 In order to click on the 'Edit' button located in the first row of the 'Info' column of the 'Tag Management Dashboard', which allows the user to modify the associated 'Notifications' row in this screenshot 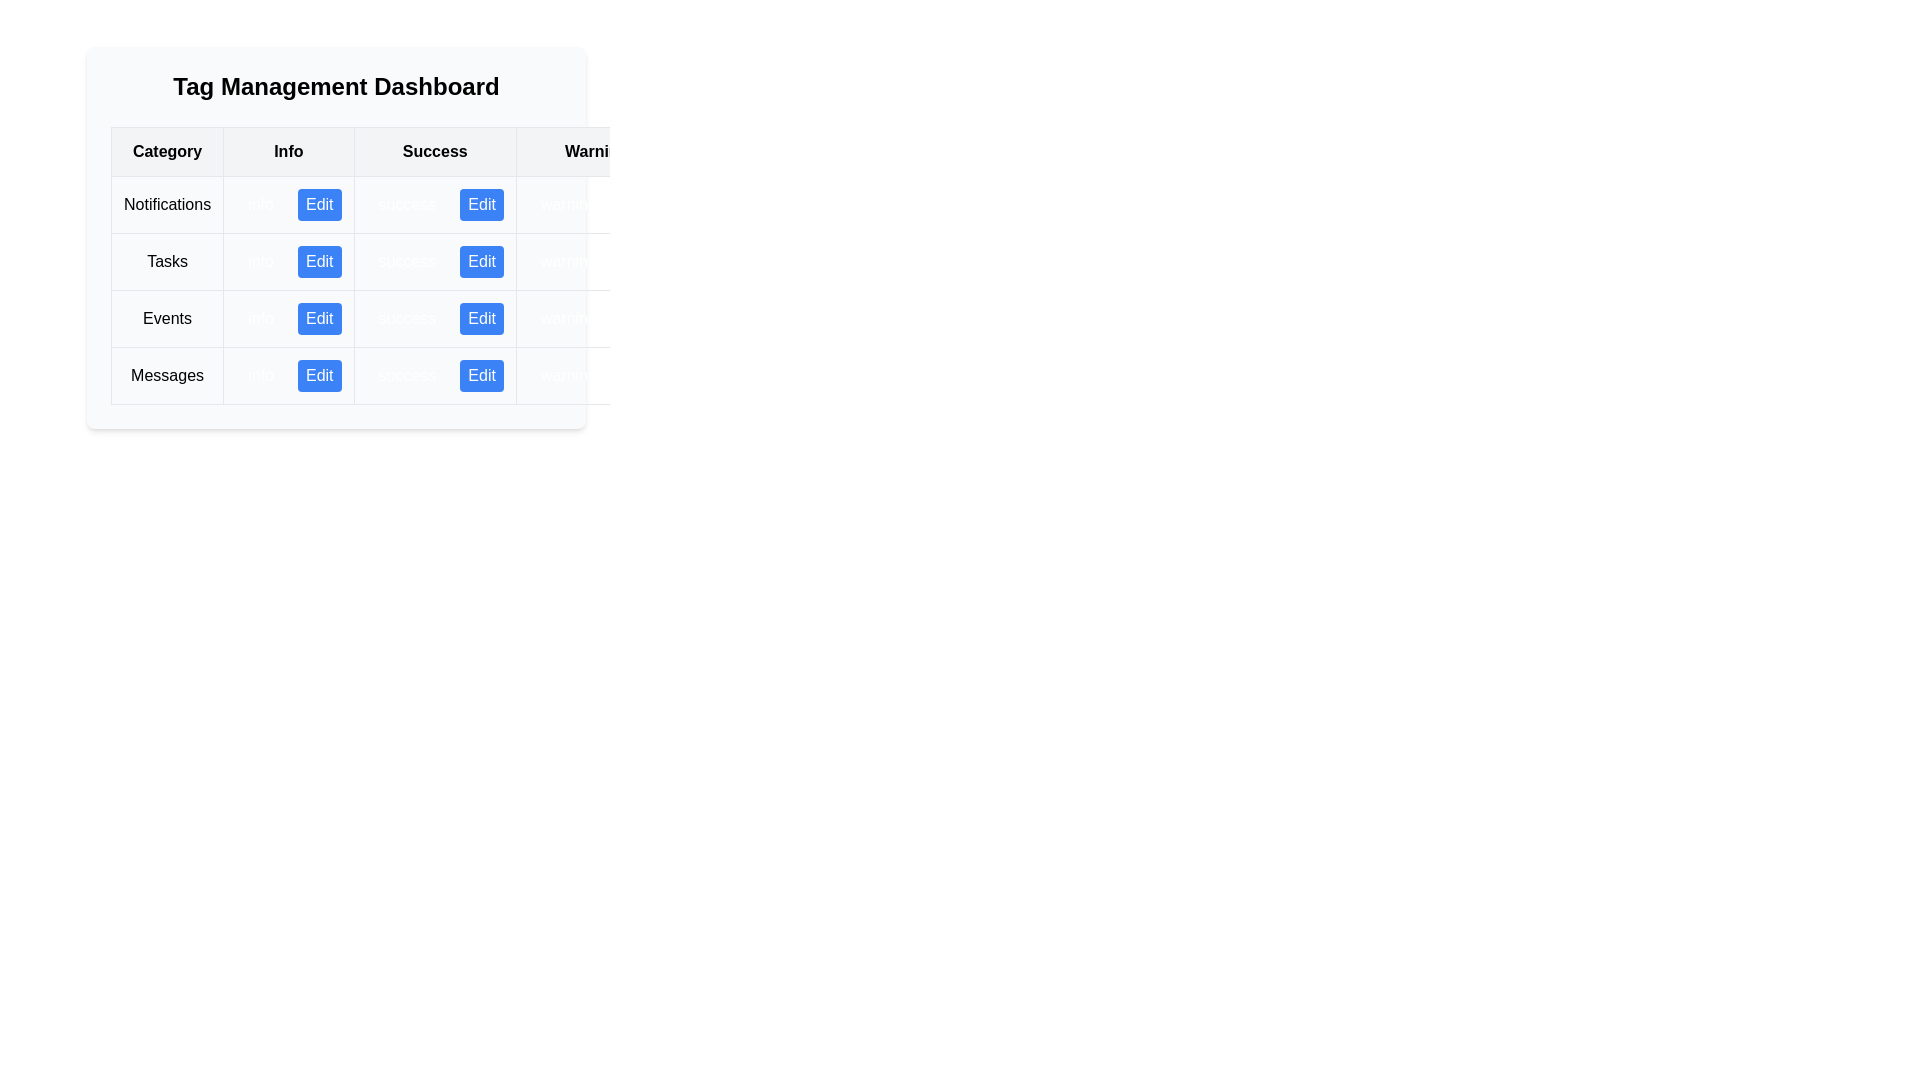, I will do `click(287, 204)`.